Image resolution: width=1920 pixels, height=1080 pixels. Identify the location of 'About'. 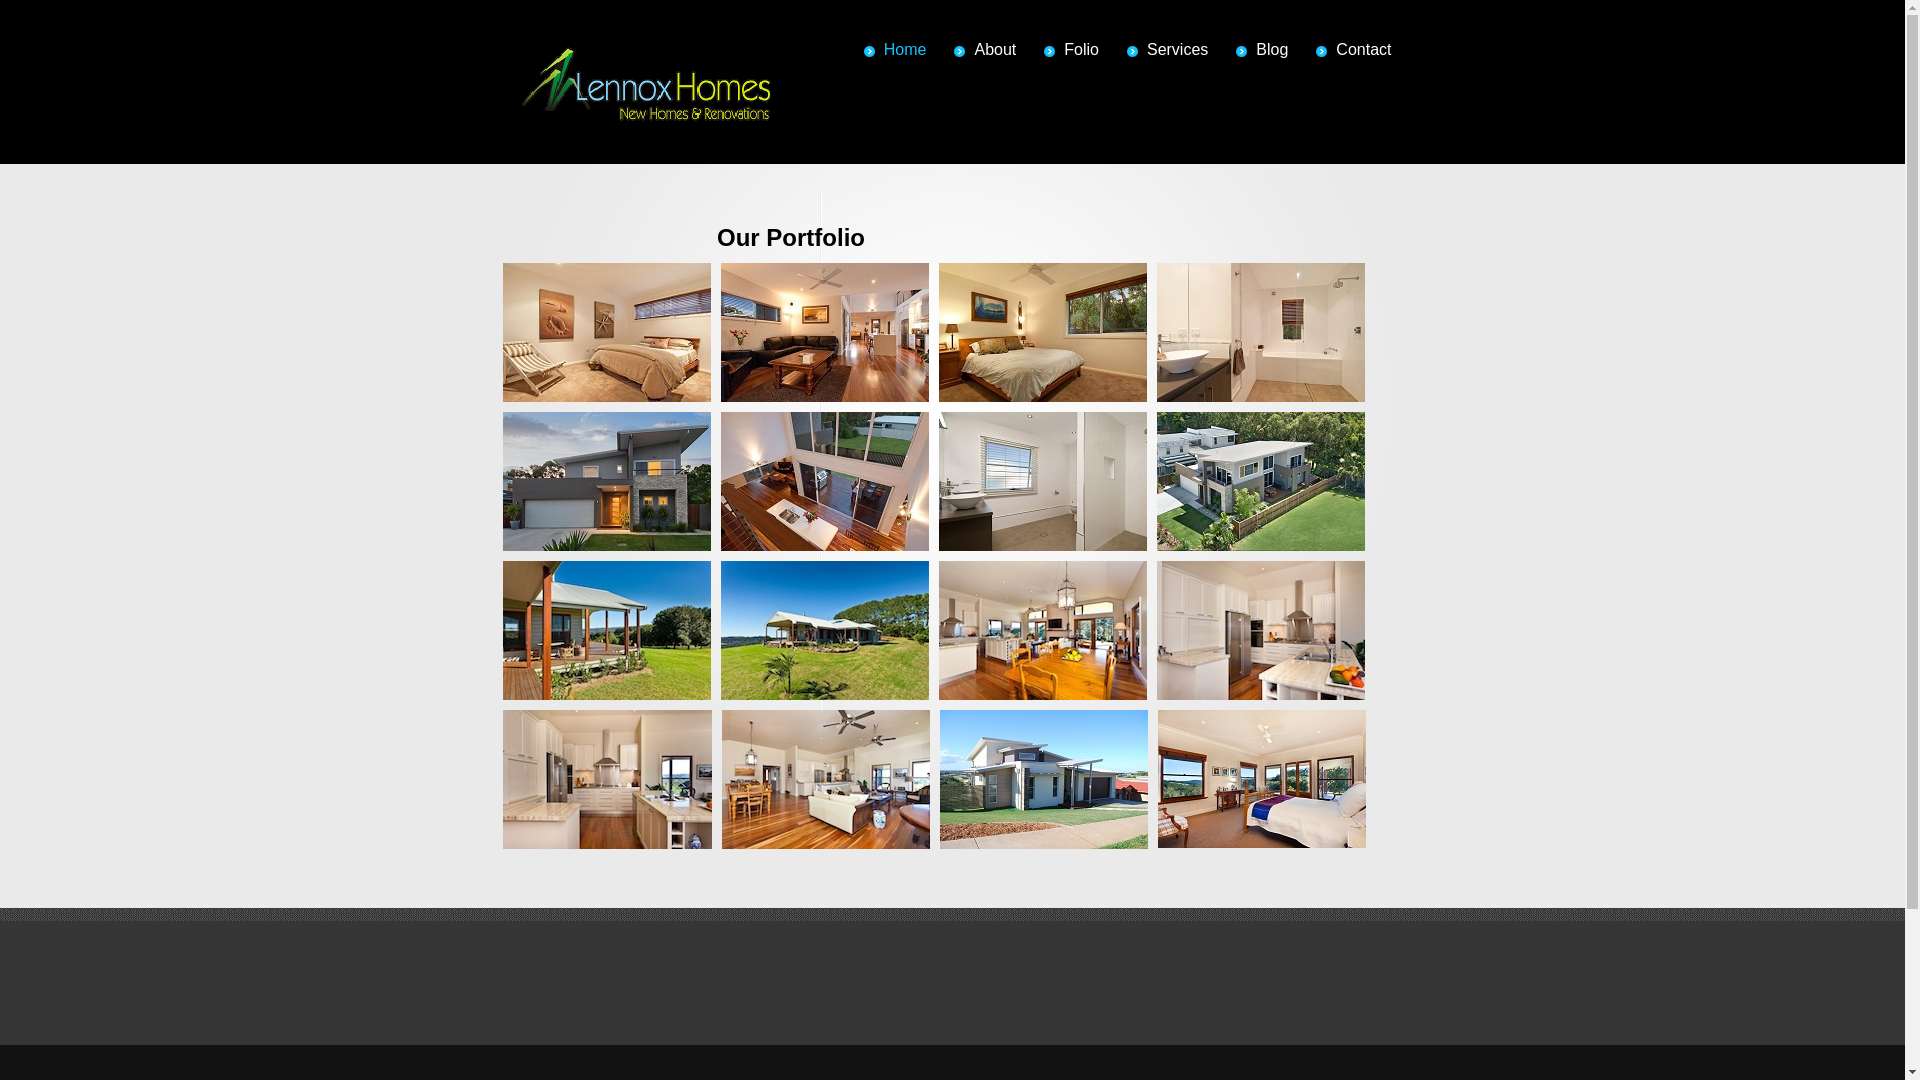
(984, 49).